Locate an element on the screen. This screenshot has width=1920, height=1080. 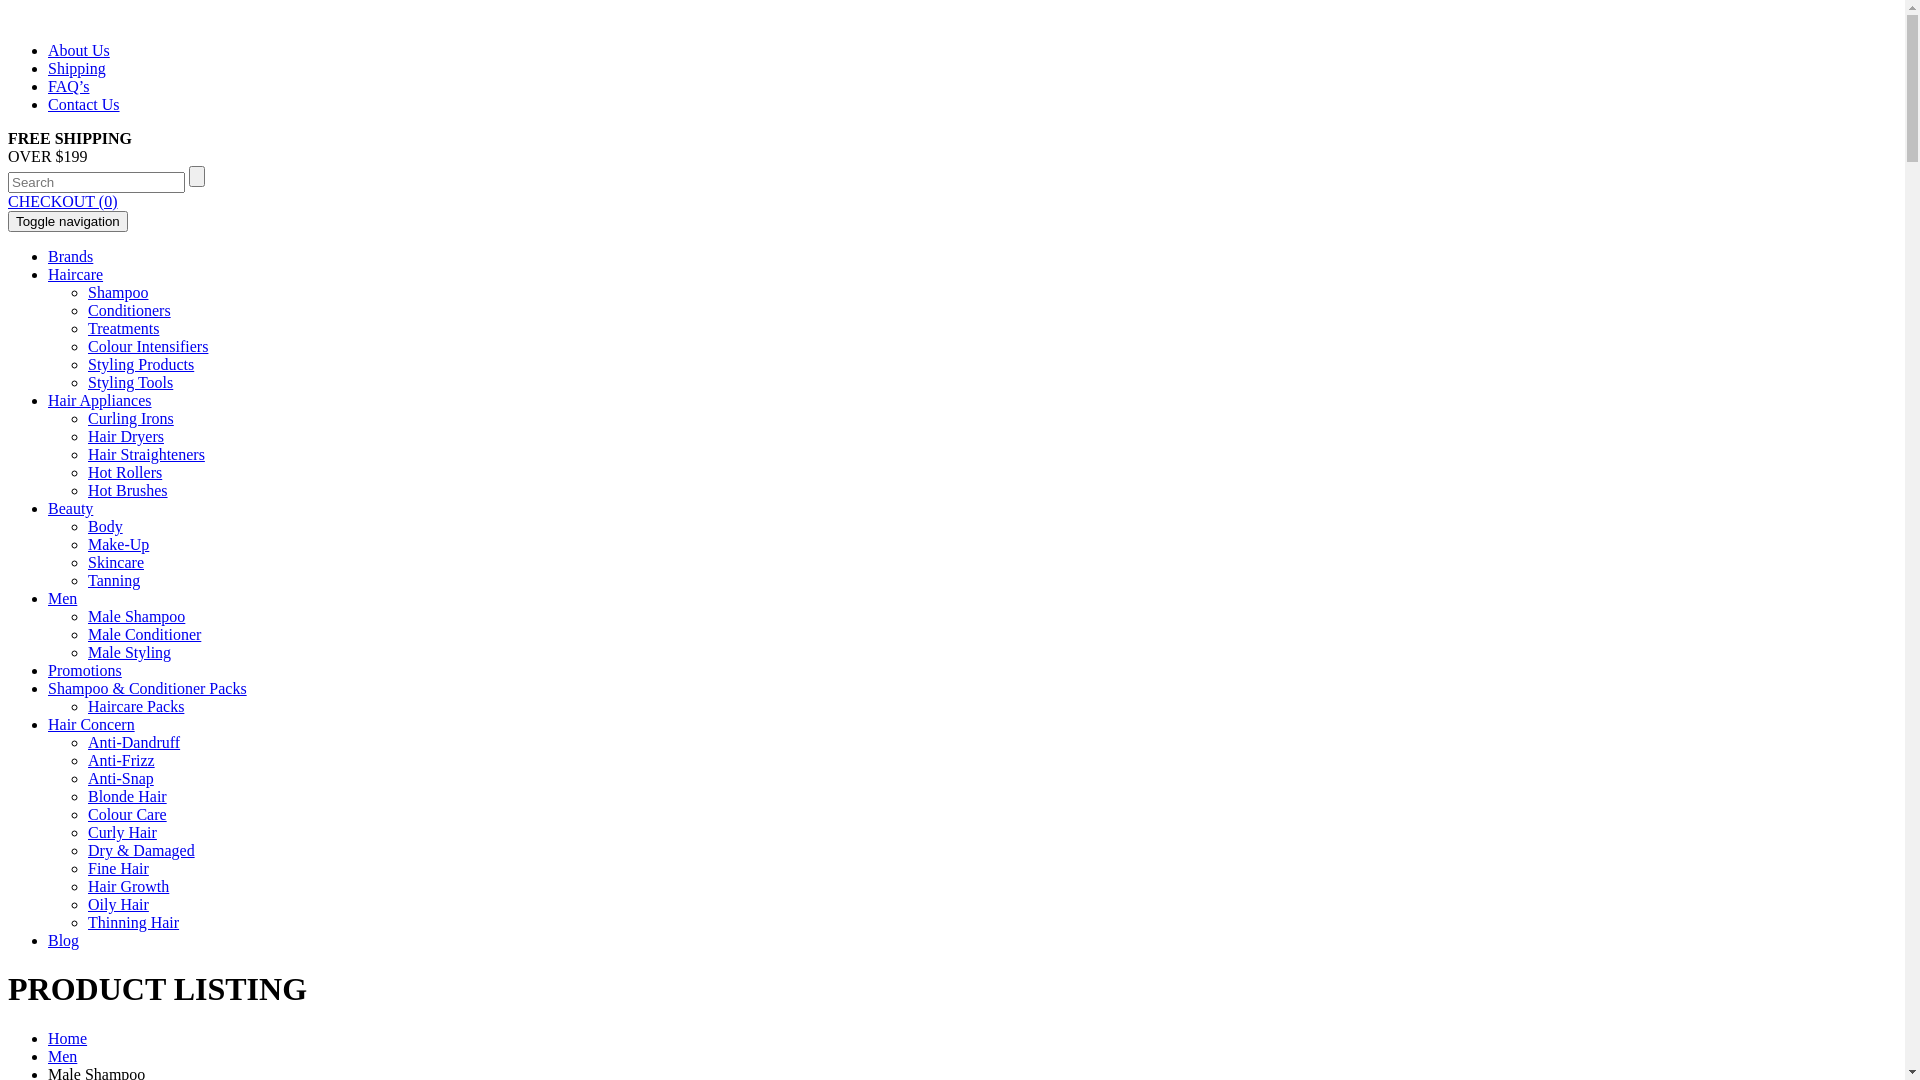
'Male Conditioner' is located at coordinates (143, 634).